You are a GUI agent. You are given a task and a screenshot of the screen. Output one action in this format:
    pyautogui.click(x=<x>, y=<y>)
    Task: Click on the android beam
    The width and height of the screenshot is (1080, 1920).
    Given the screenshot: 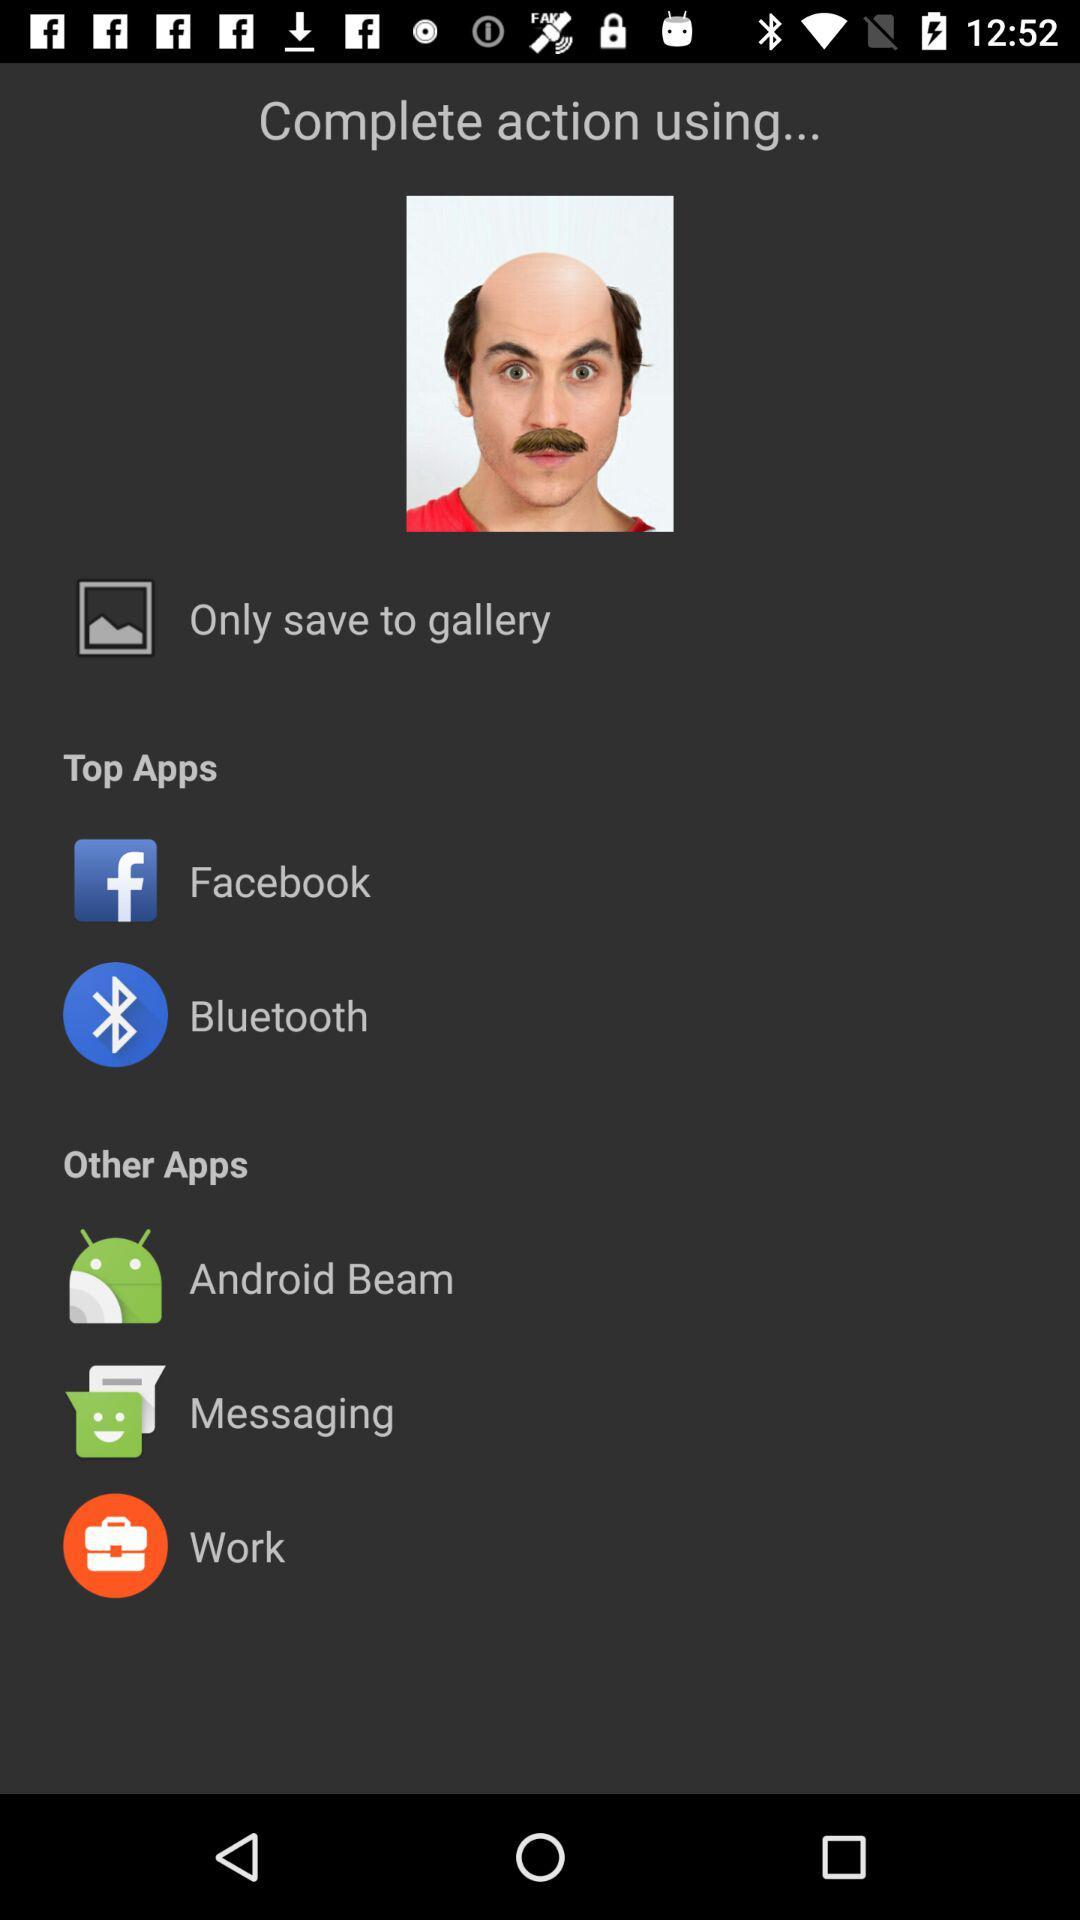 What is the action you would take?
    pyautogui.click(x=320, y=1276)
    